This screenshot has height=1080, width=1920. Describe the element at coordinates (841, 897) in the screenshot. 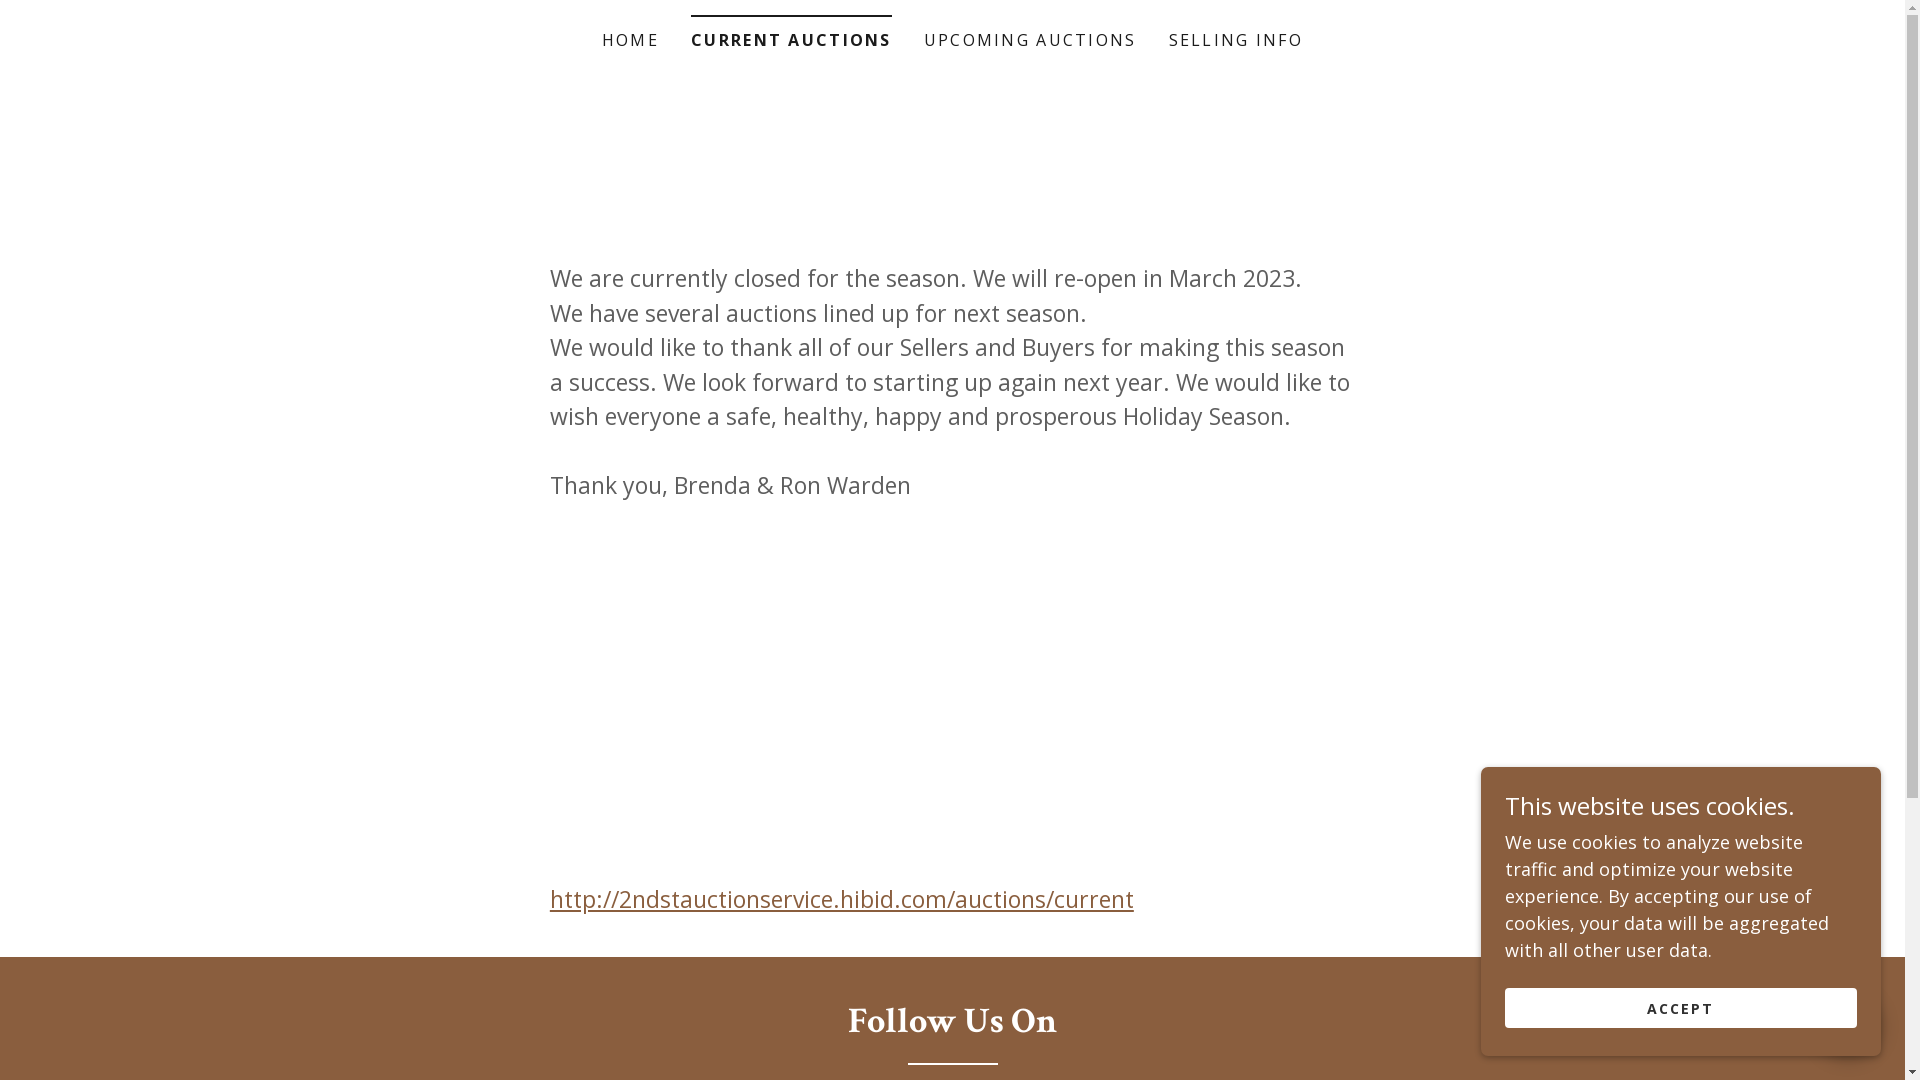

I see `'http://2ndstauctionservice.hibid.com/auctions/current'` at that location.